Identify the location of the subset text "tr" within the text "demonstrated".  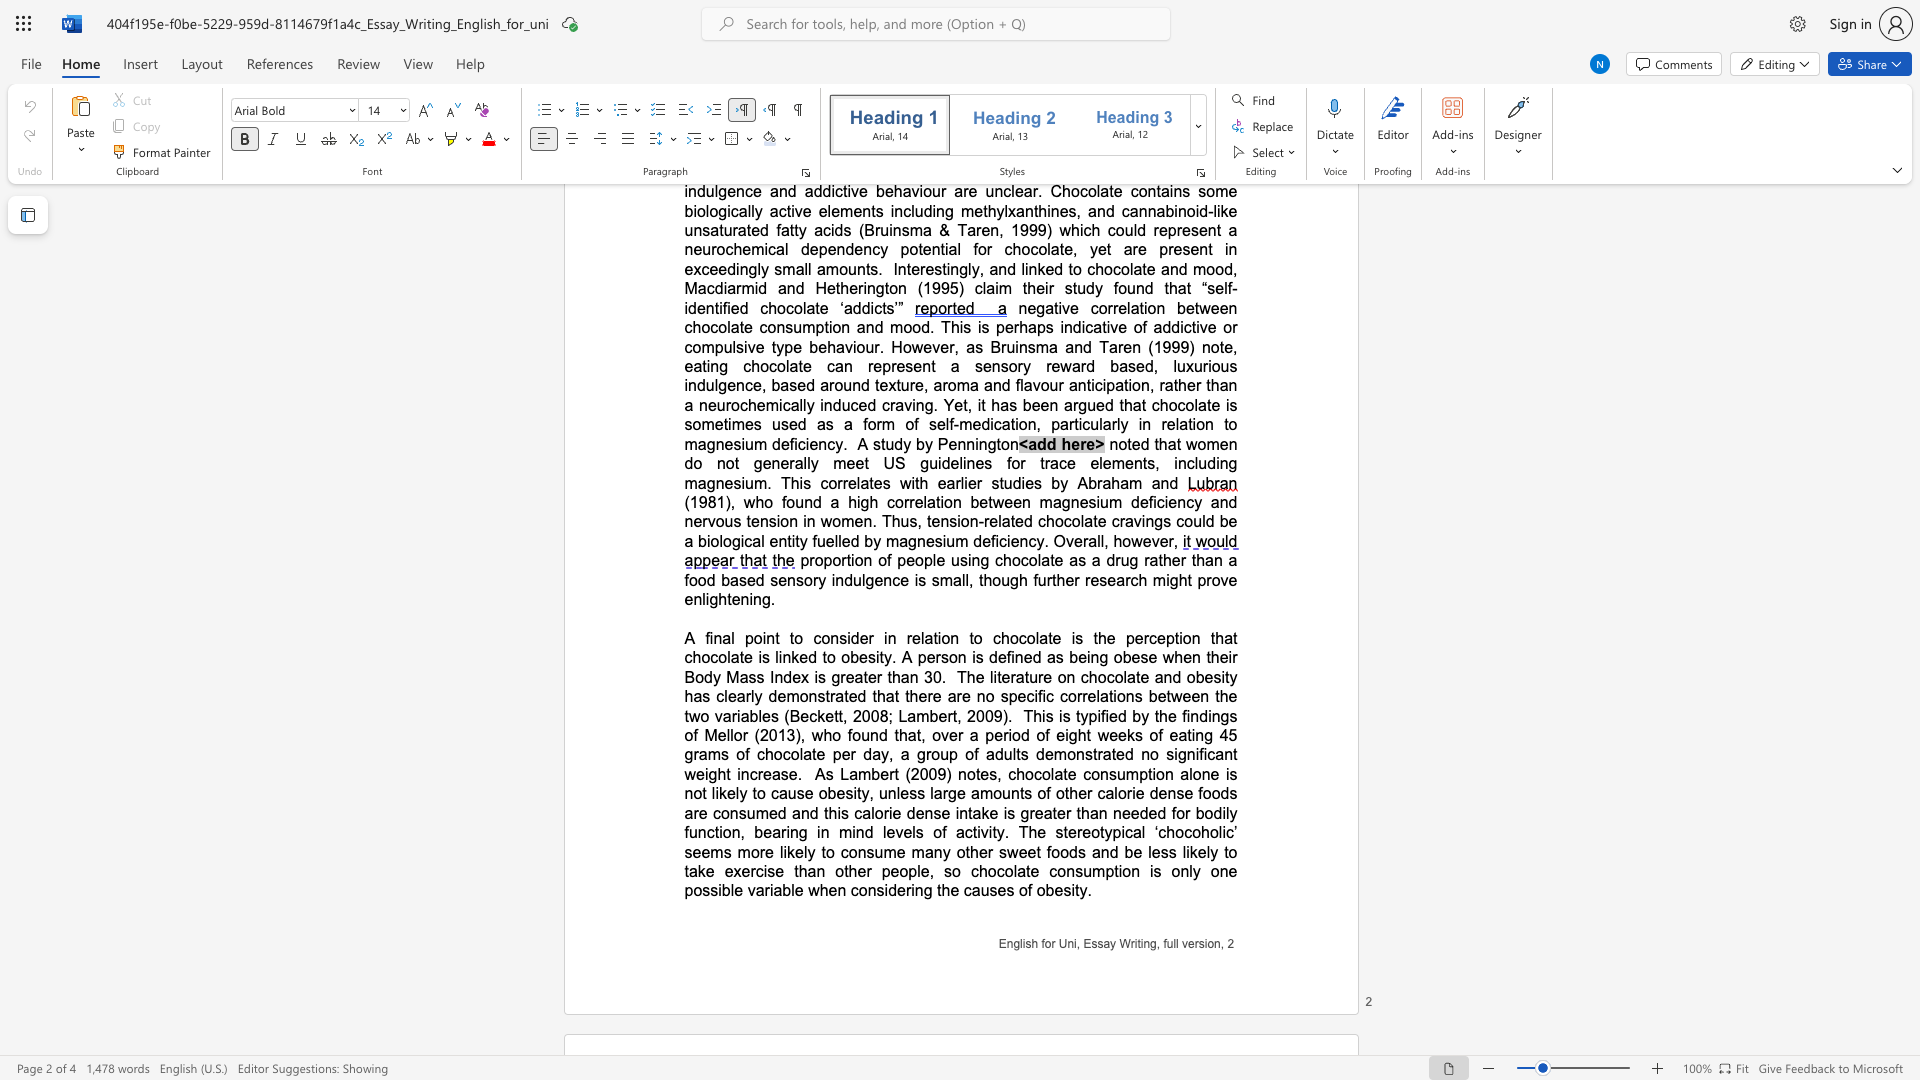
(825, 695).